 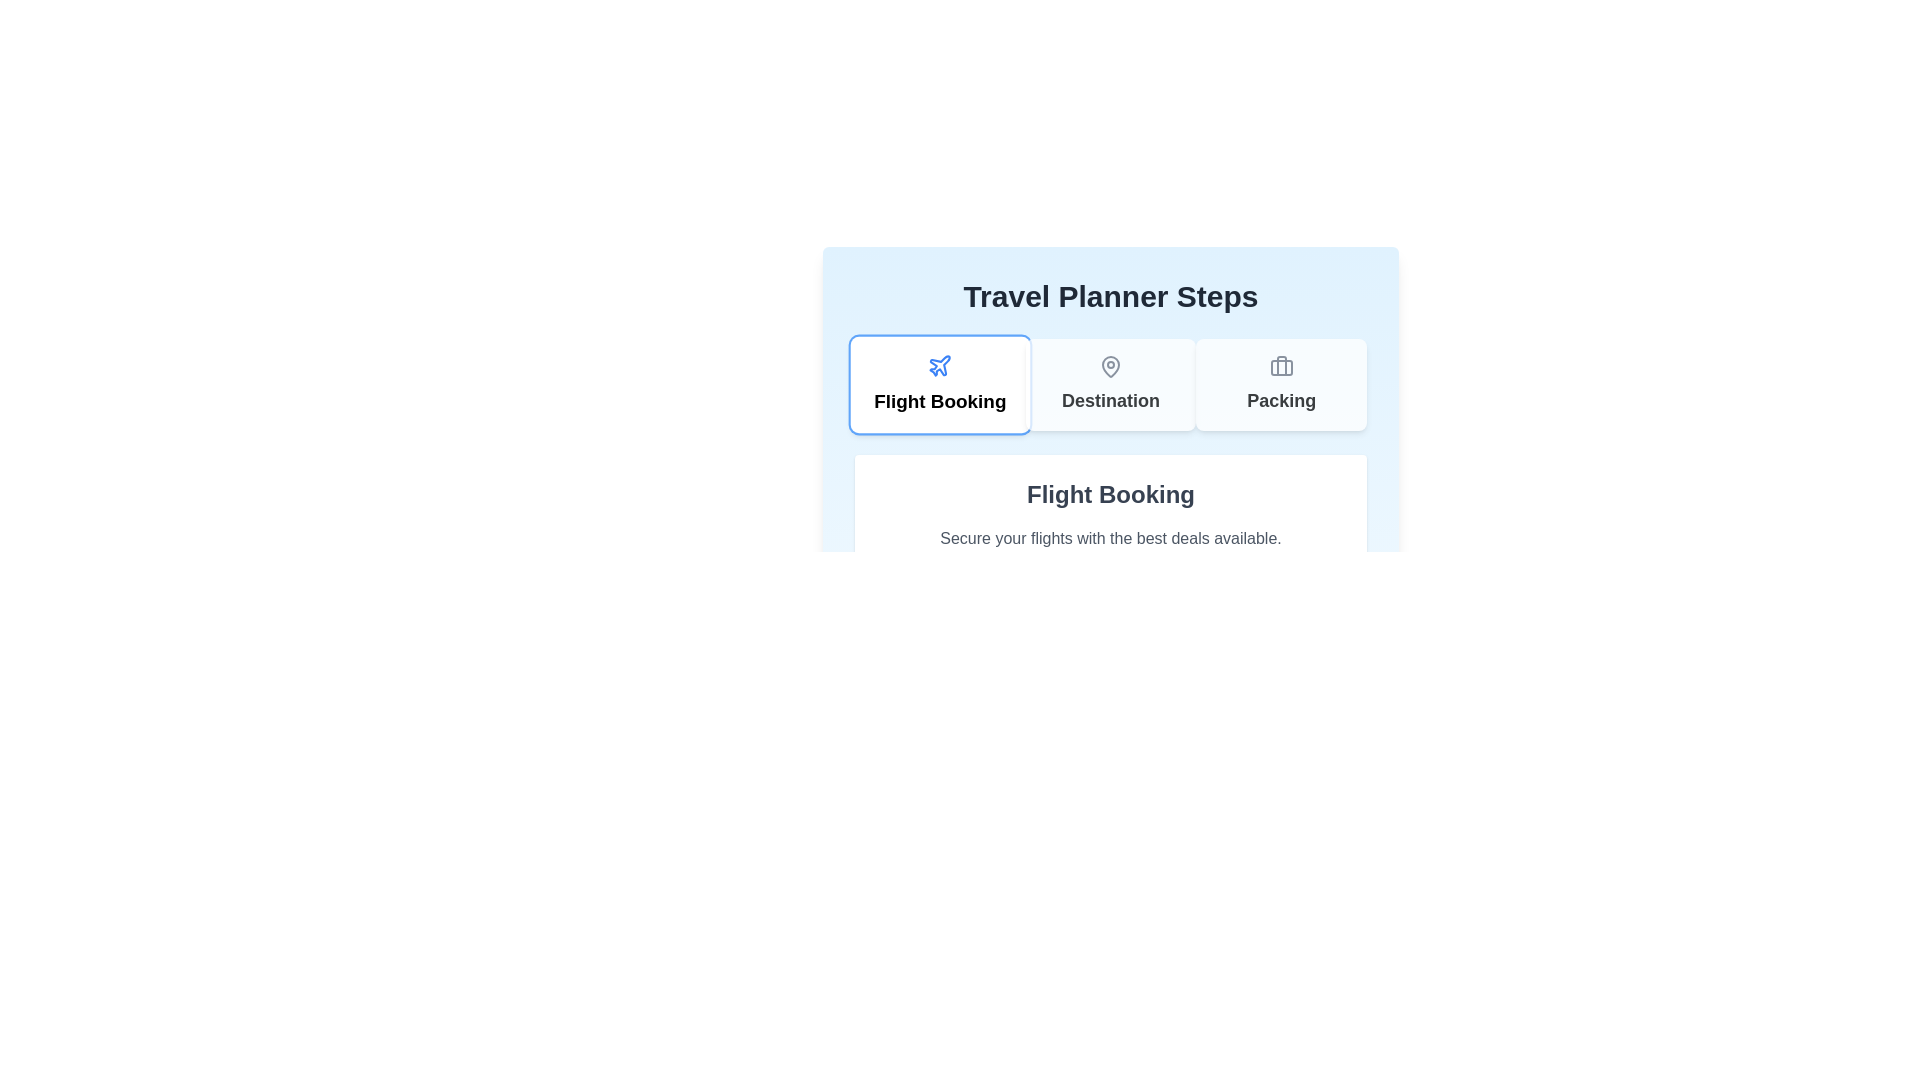 What do you see at coordinates (1281, 367) in the screenshot?
I see `the rectangular SVG element located in the 'Packing' section of the 'Travel Planner Steps', which serves as part of the icon's outline` at bounding box center [1281, 367].